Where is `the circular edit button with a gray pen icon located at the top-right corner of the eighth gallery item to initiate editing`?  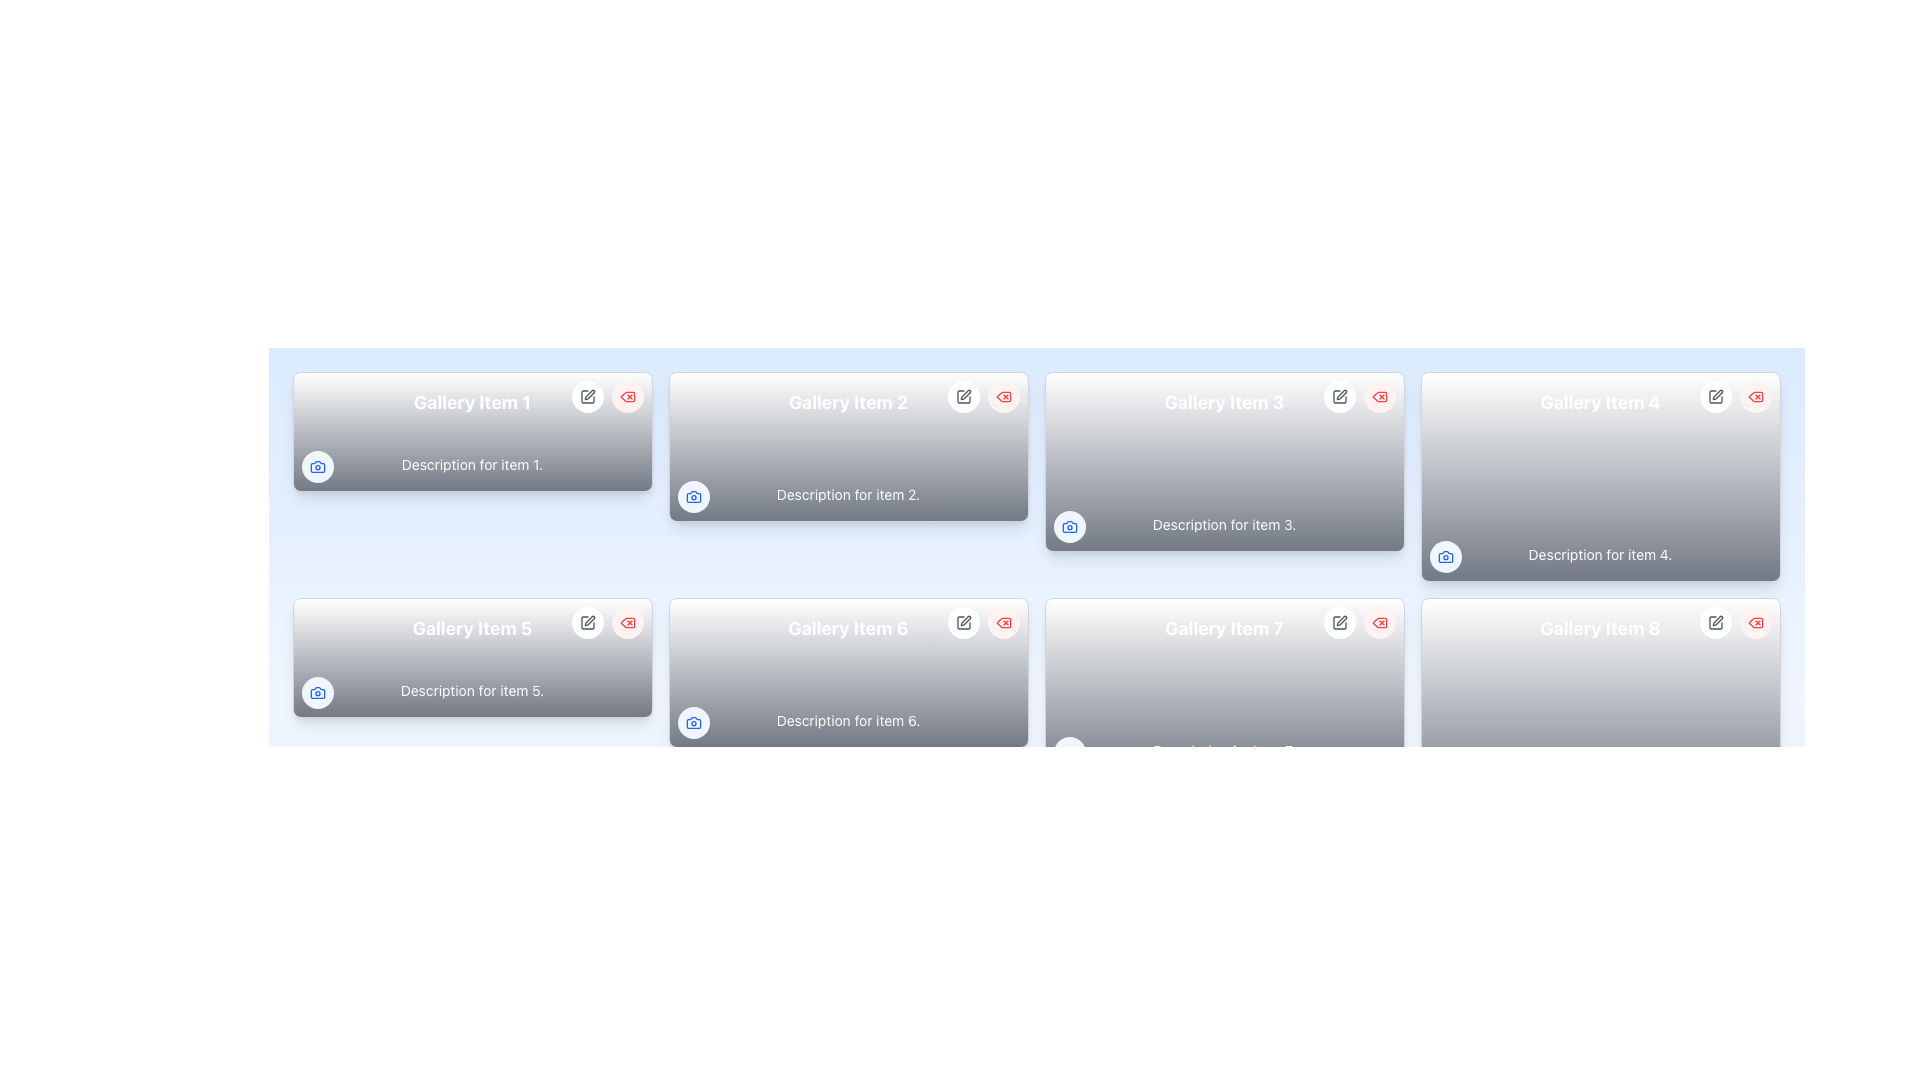 the circular edit button with a gray pen icon located at the top-right corner of the eighth gallery item to initiate editing is located at coordinates (1714, 622).